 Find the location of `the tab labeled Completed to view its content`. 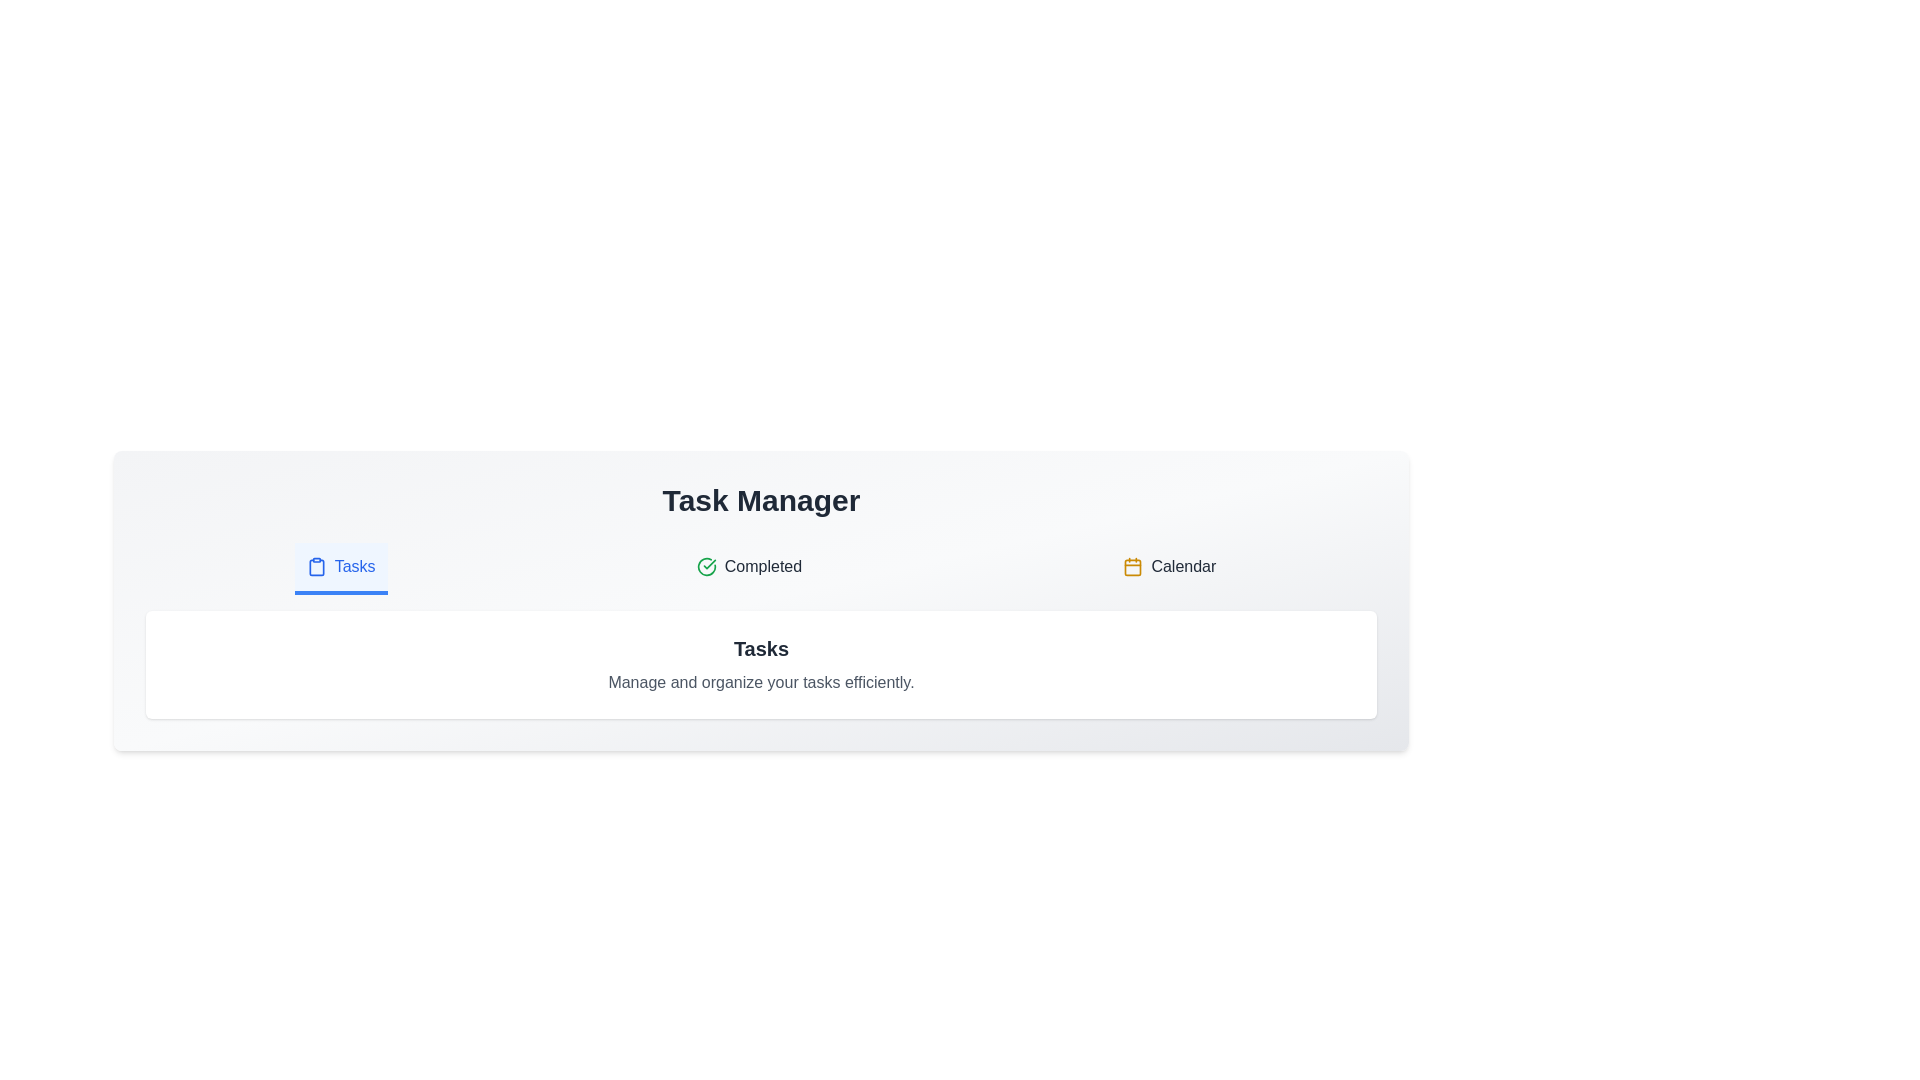

the tab labeled Completed to view its content is located at coordinates (748, 569).